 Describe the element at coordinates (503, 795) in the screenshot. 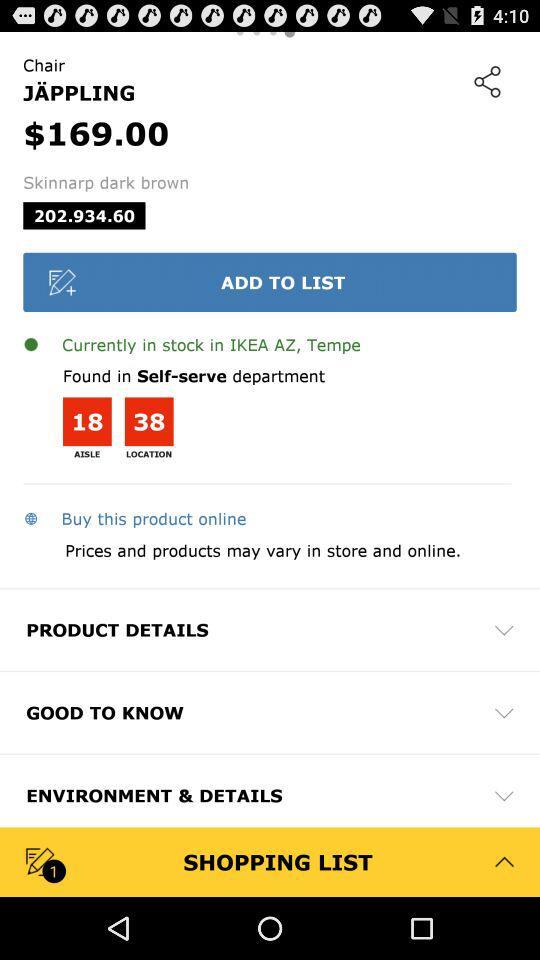

I see `the last drop box button from the right top of the page` at that location.